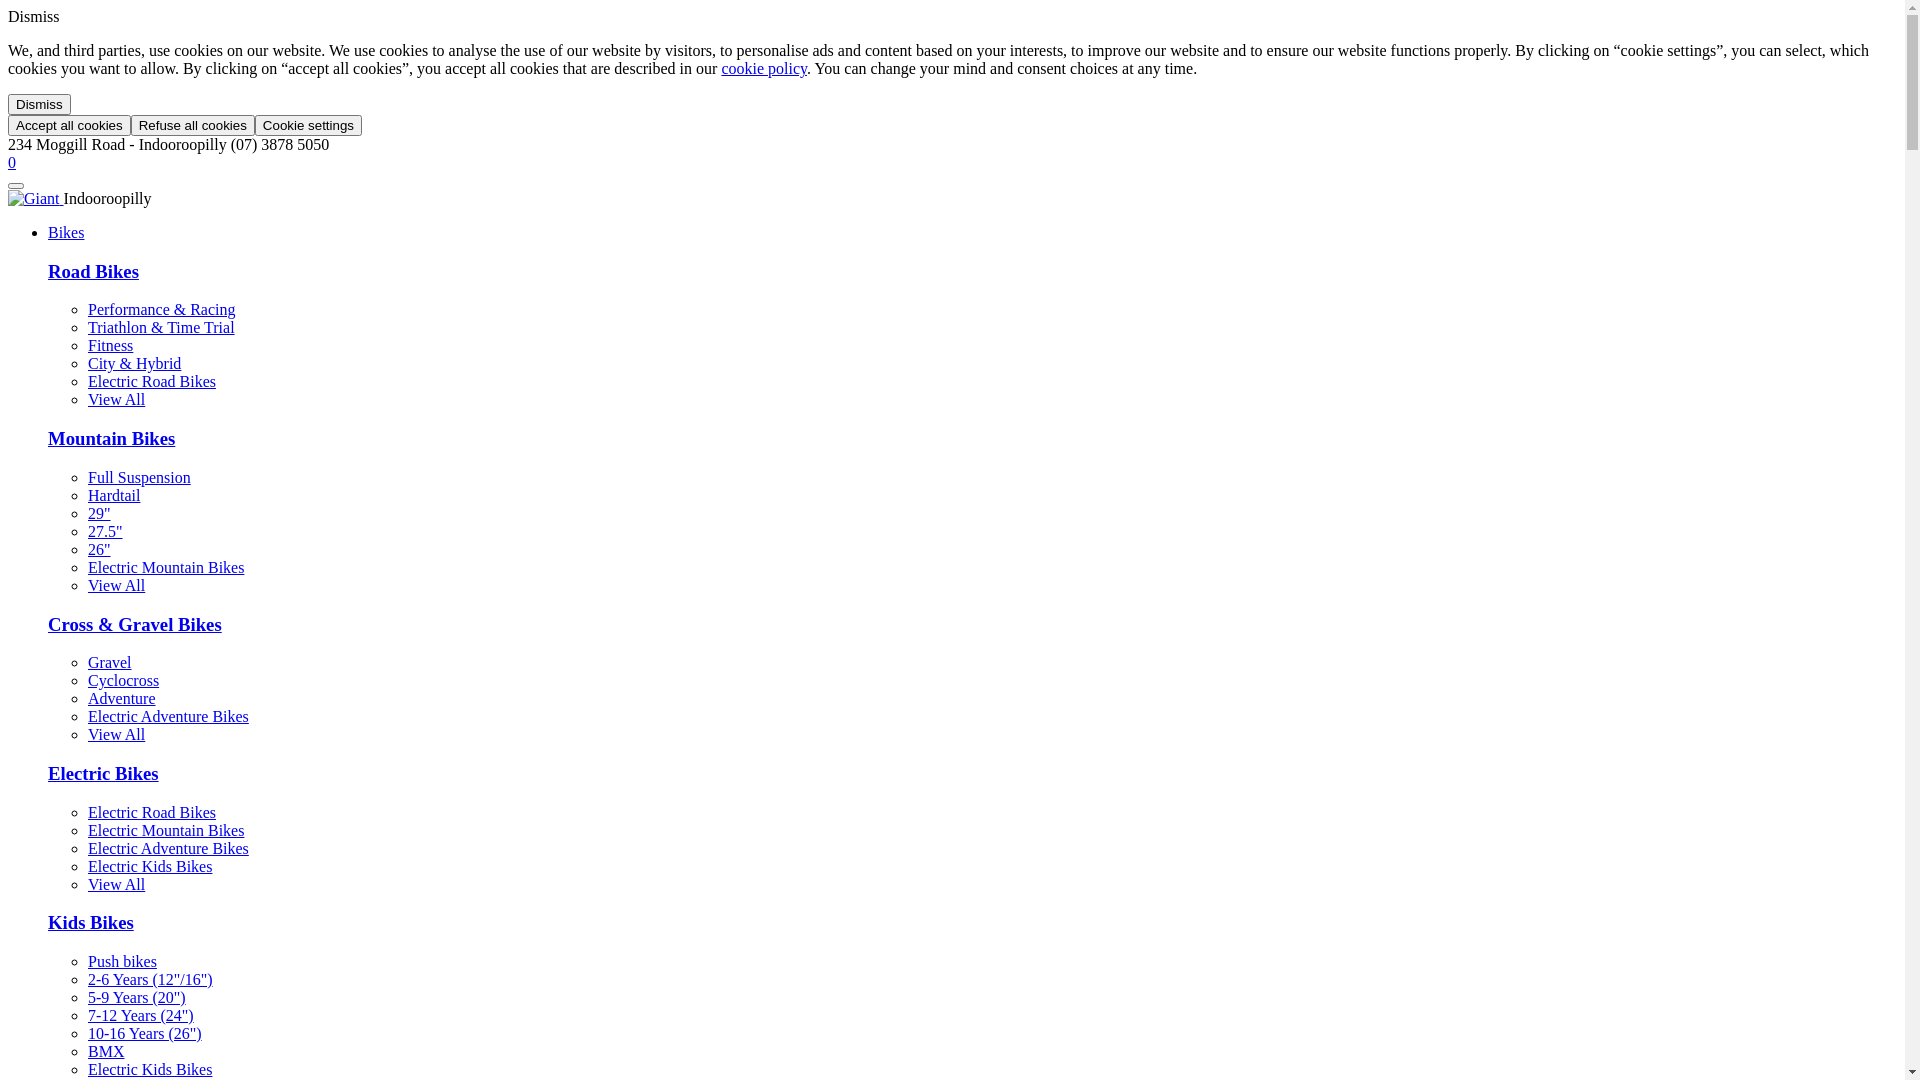 This screenshot has height=1080, width=1920. Describe the element at coordinates (762, 67) in the screenshot. I see `'cookie policy'` at that location.